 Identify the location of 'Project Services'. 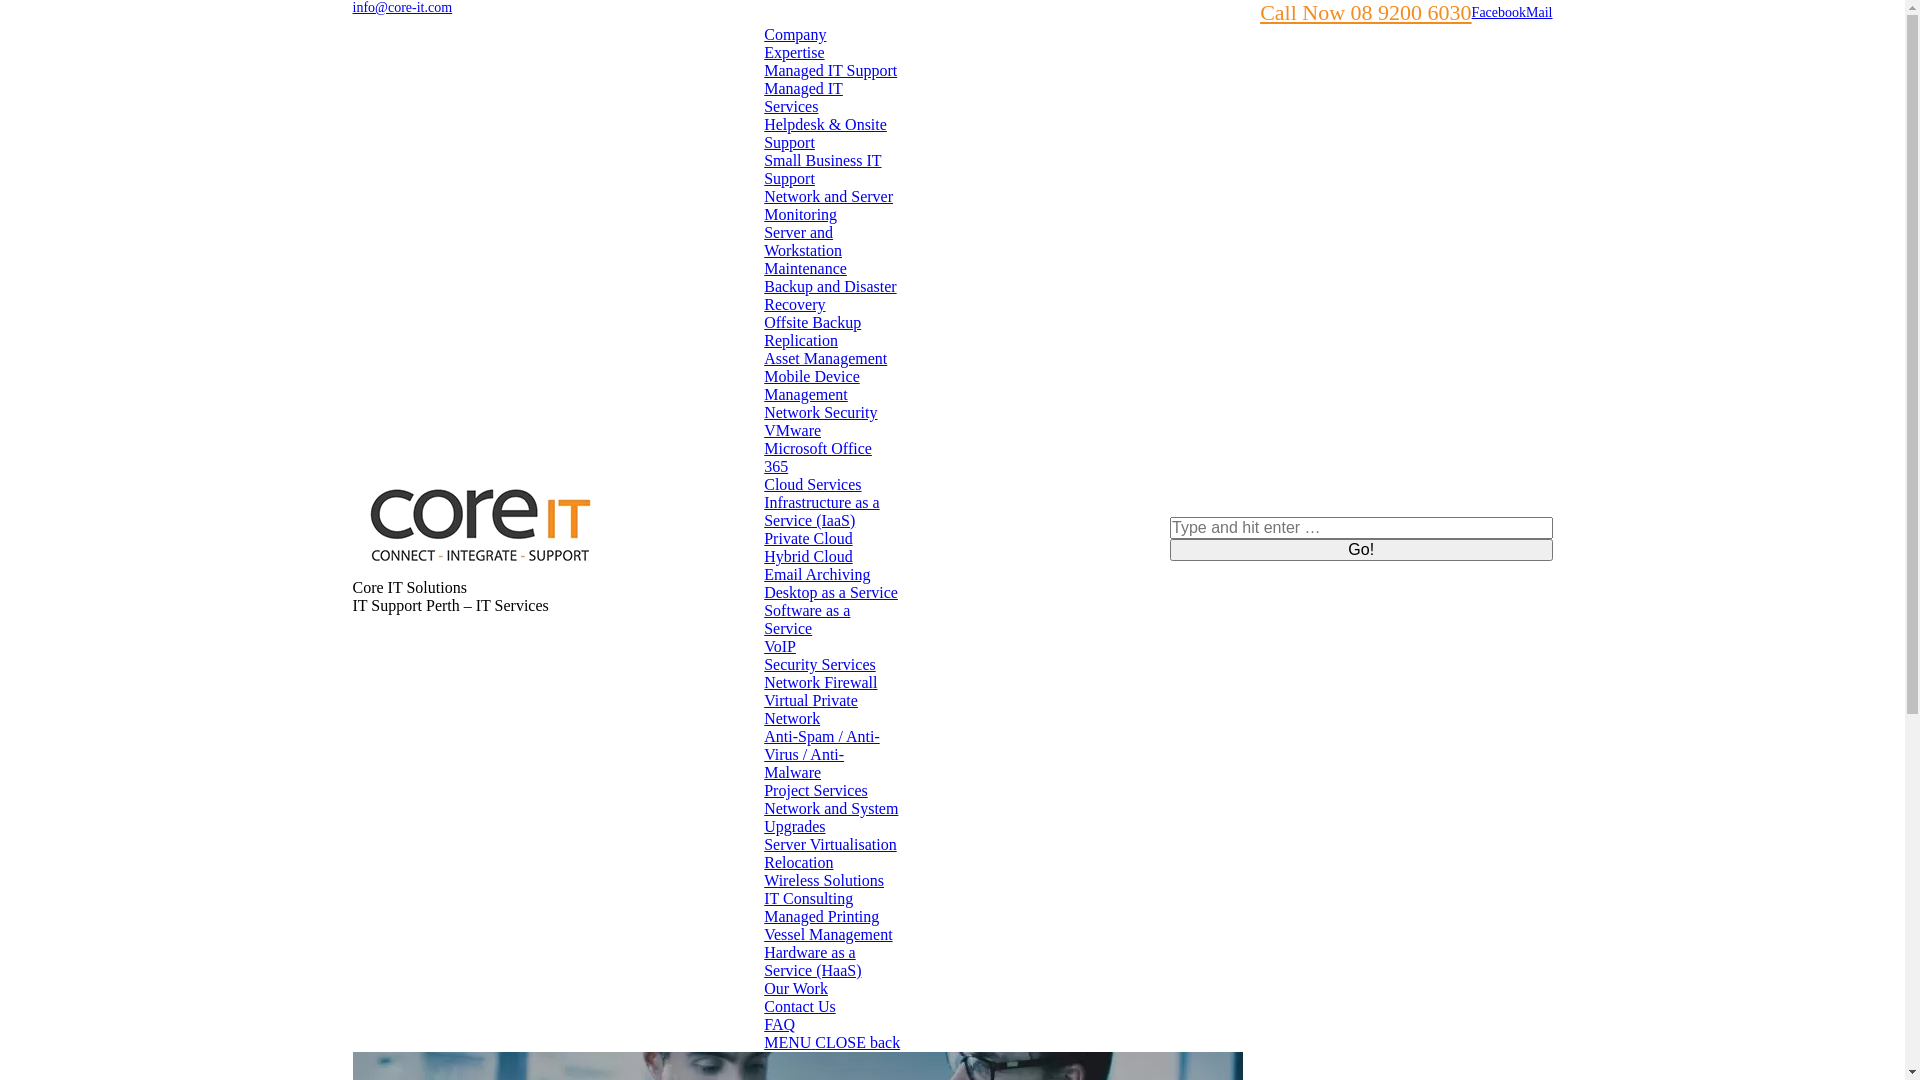
(816, 789).